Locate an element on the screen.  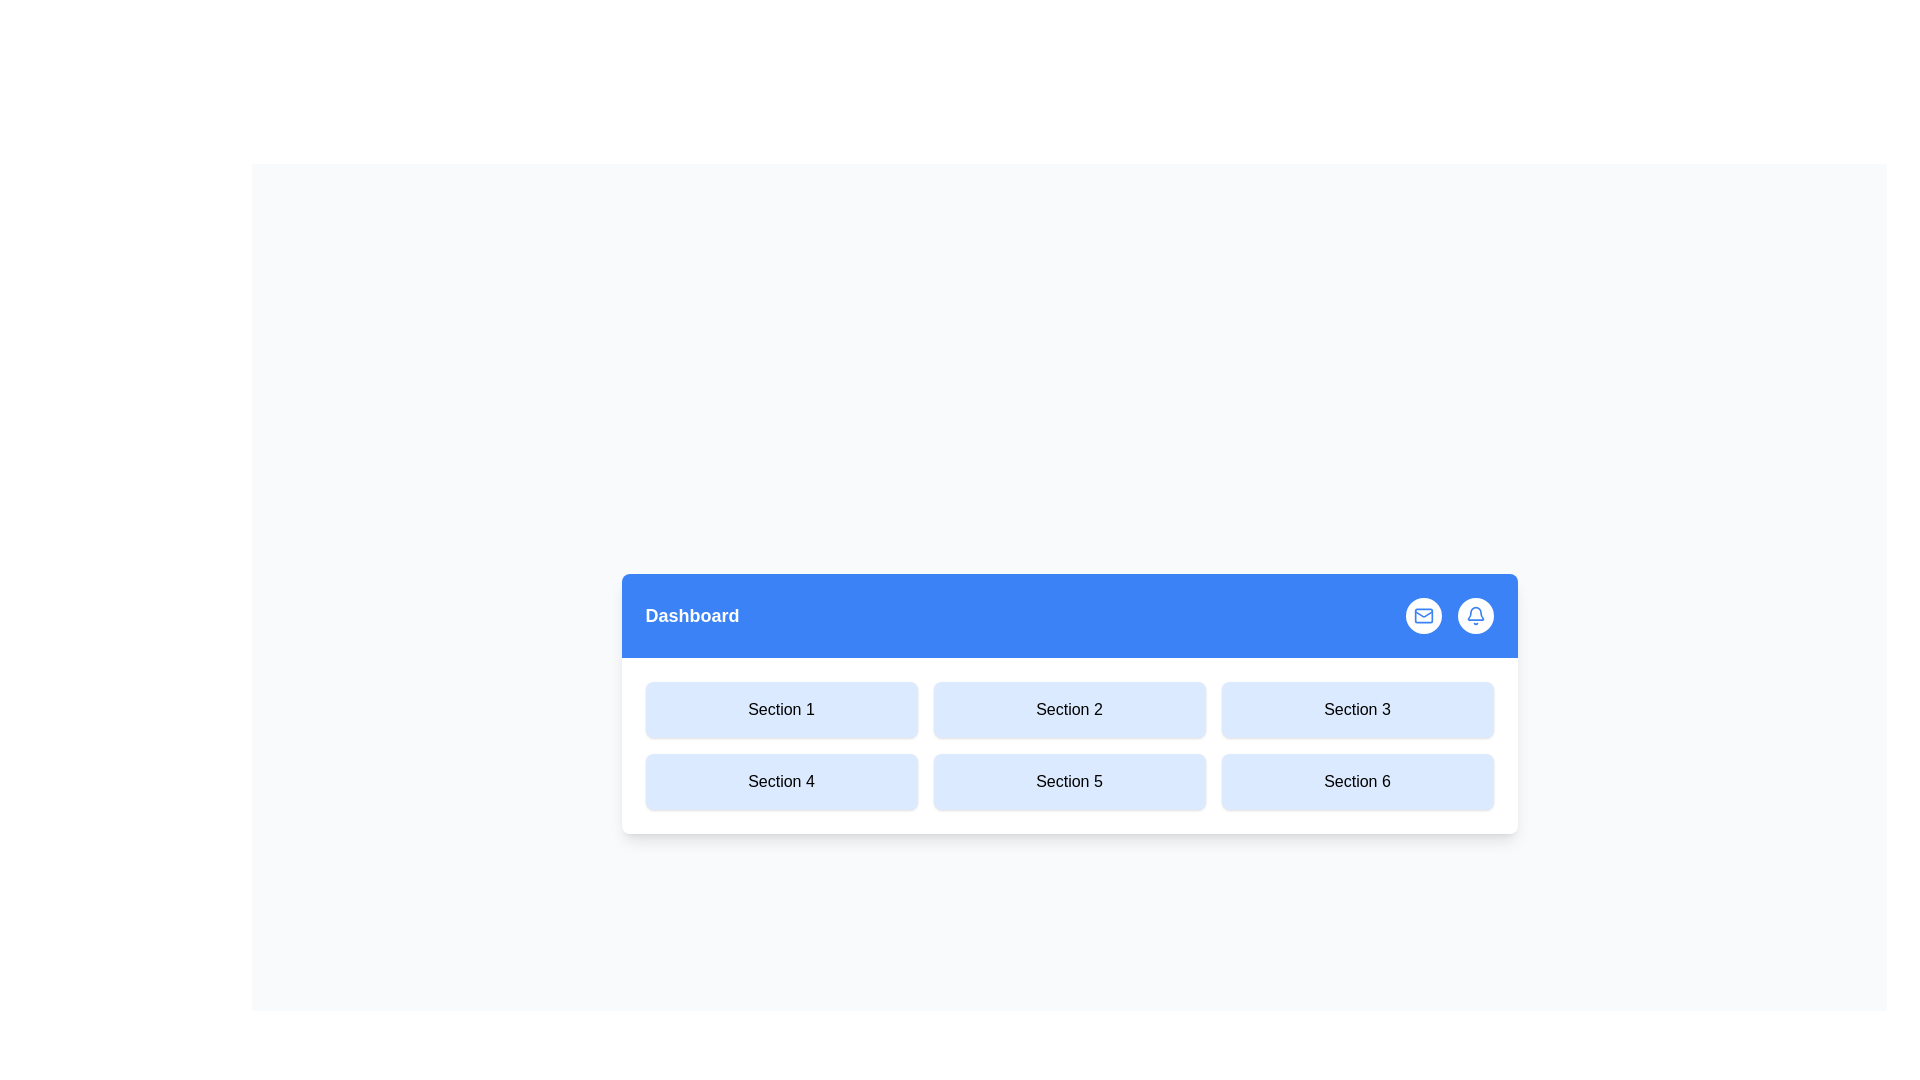
the 'Dashboard' text label located in the blue header bar at the top left of the interface is located at coordinates (692, 615).